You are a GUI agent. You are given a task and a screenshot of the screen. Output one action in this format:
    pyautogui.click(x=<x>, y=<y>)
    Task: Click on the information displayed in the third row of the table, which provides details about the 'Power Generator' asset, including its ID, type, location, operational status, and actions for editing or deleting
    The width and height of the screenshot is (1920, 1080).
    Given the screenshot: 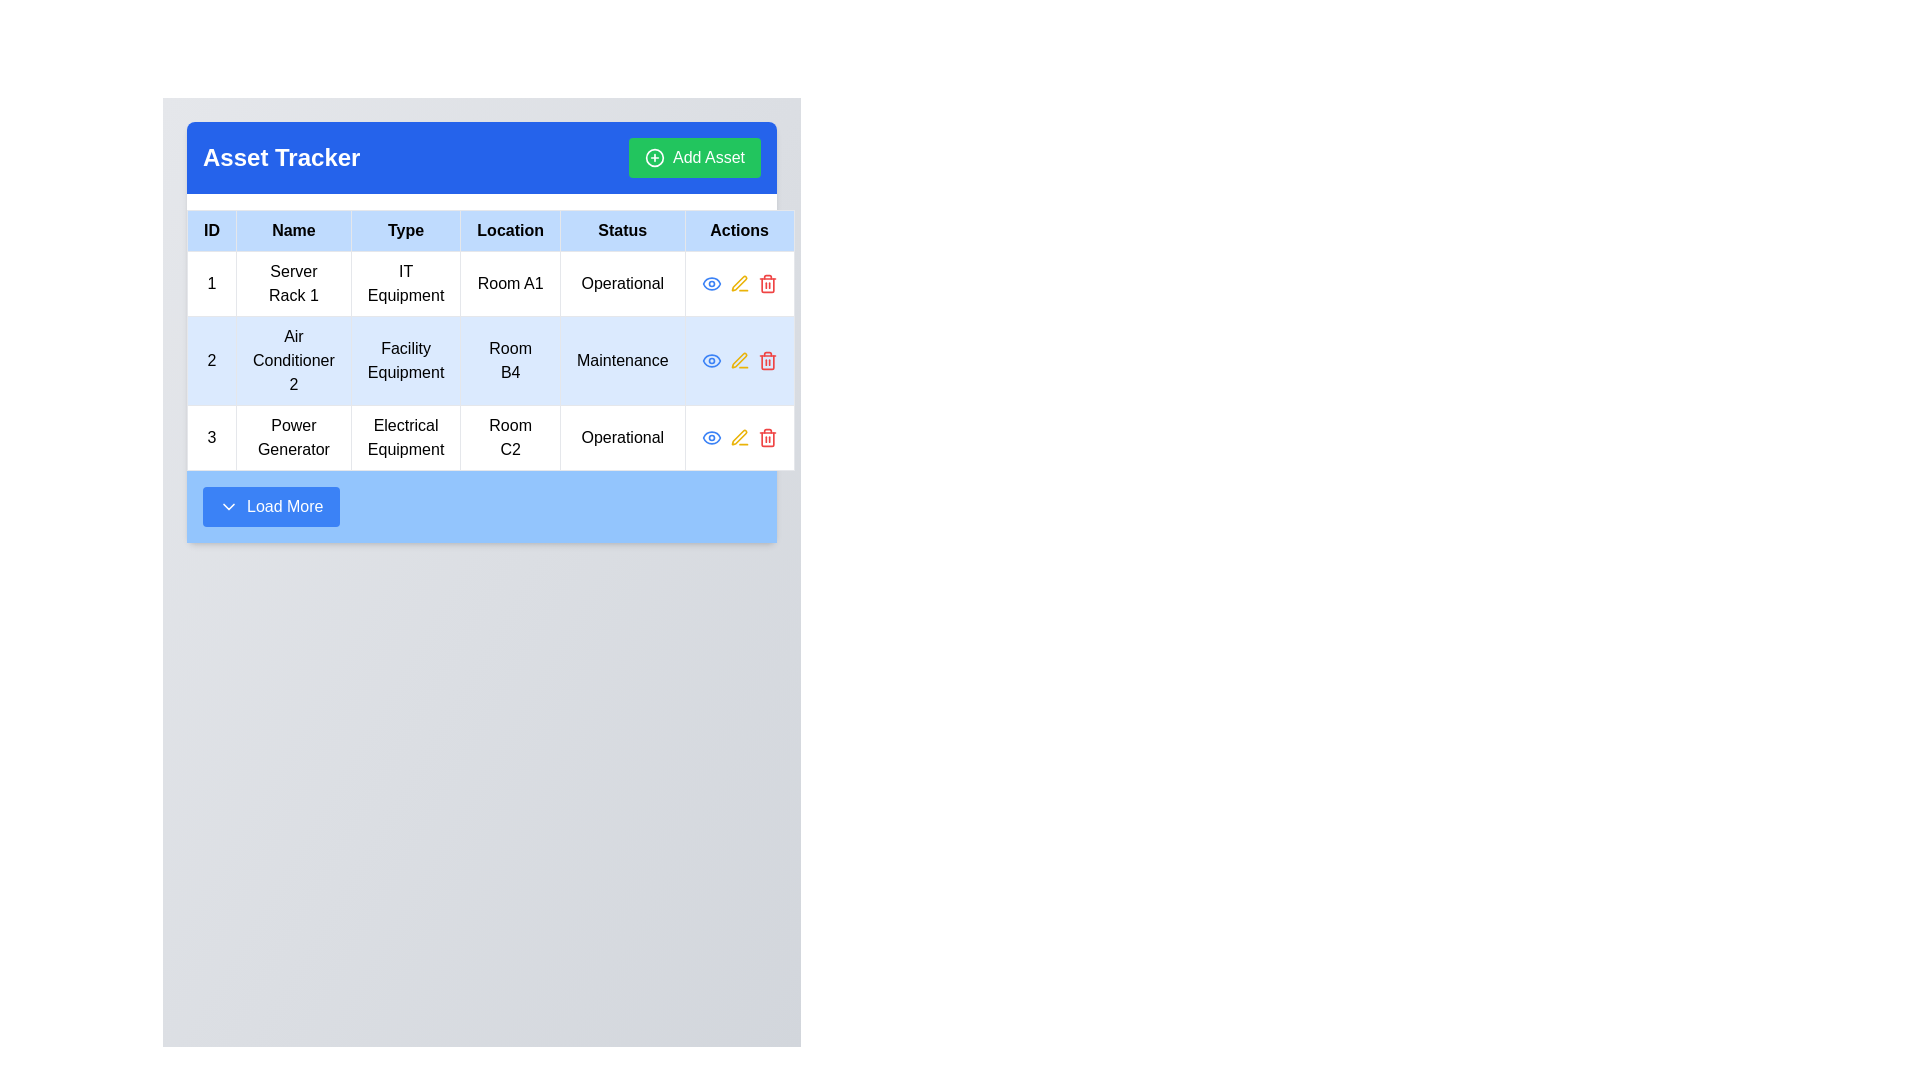 What is the action you would take?
    pyautogui.click(x=490, y=437)
    